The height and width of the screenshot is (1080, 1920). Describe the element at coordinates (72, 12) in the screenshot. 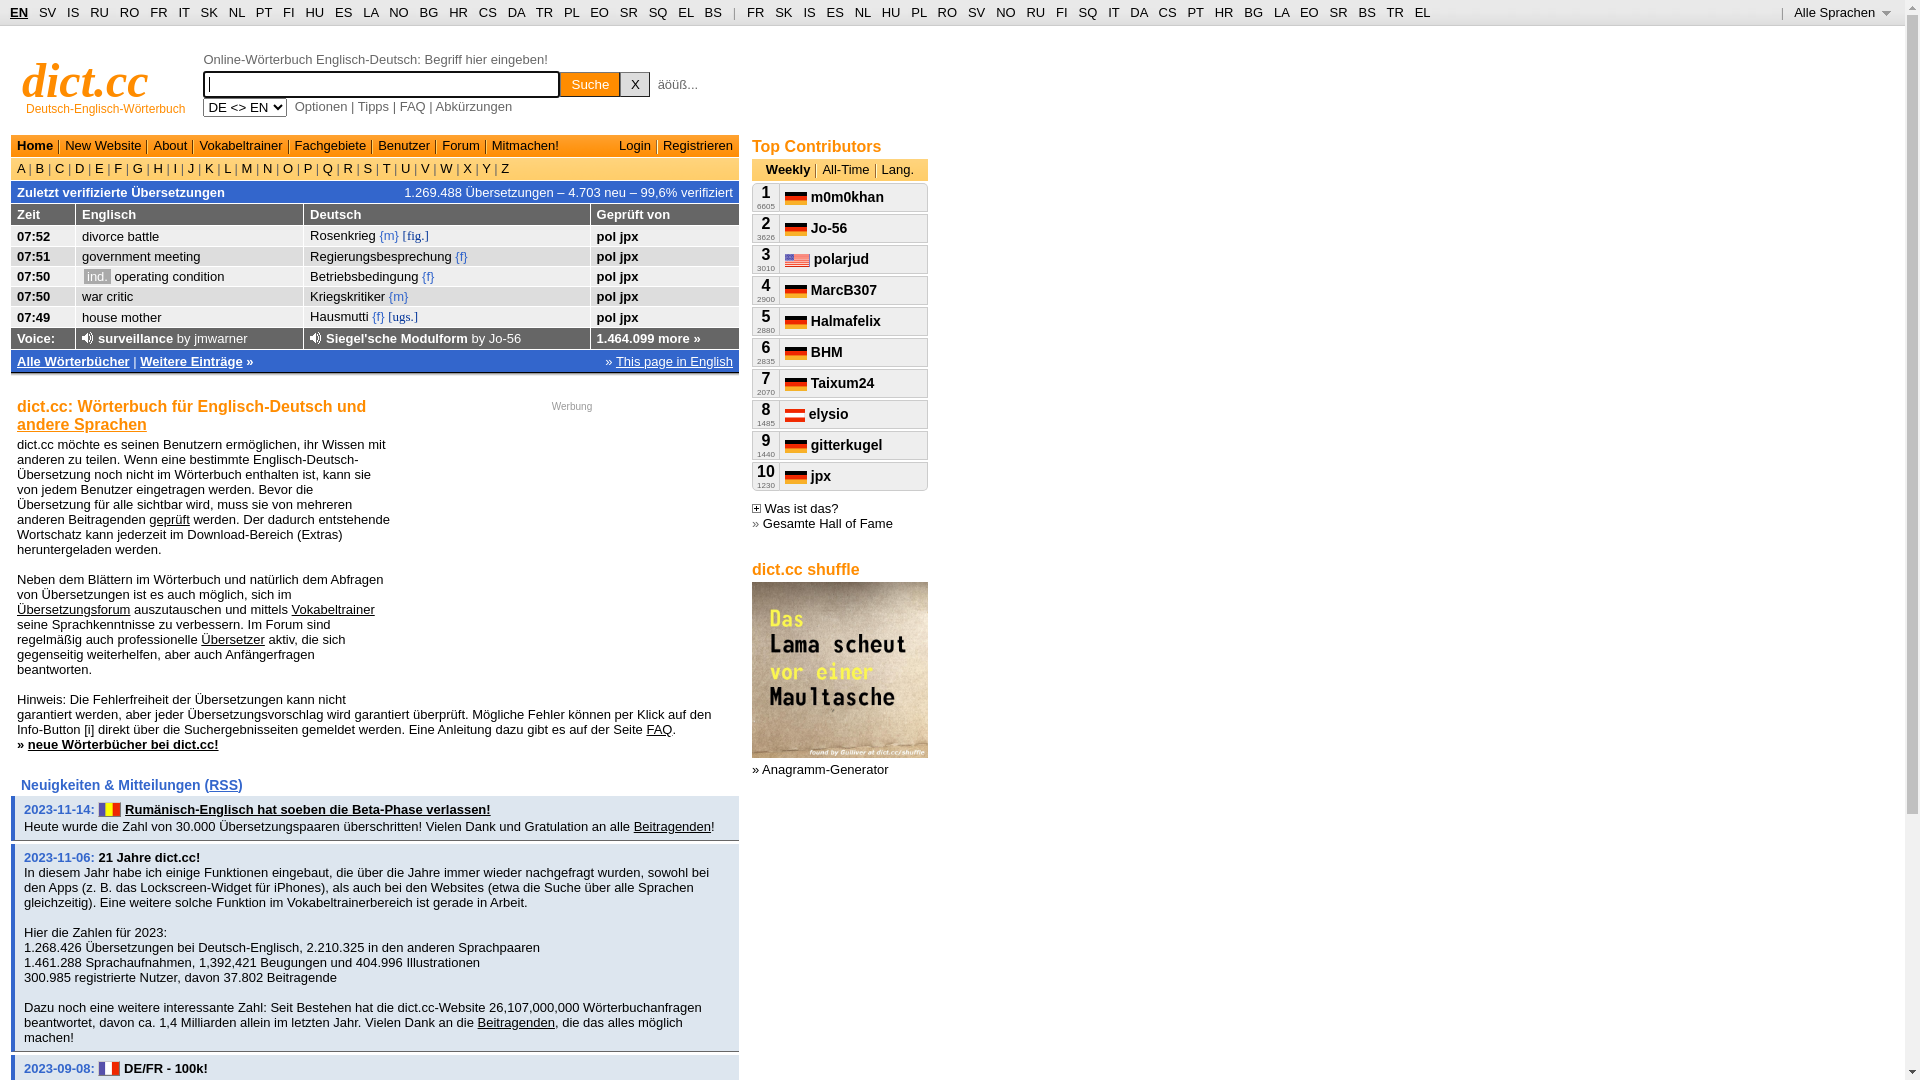

I see `'IS'` at that location.